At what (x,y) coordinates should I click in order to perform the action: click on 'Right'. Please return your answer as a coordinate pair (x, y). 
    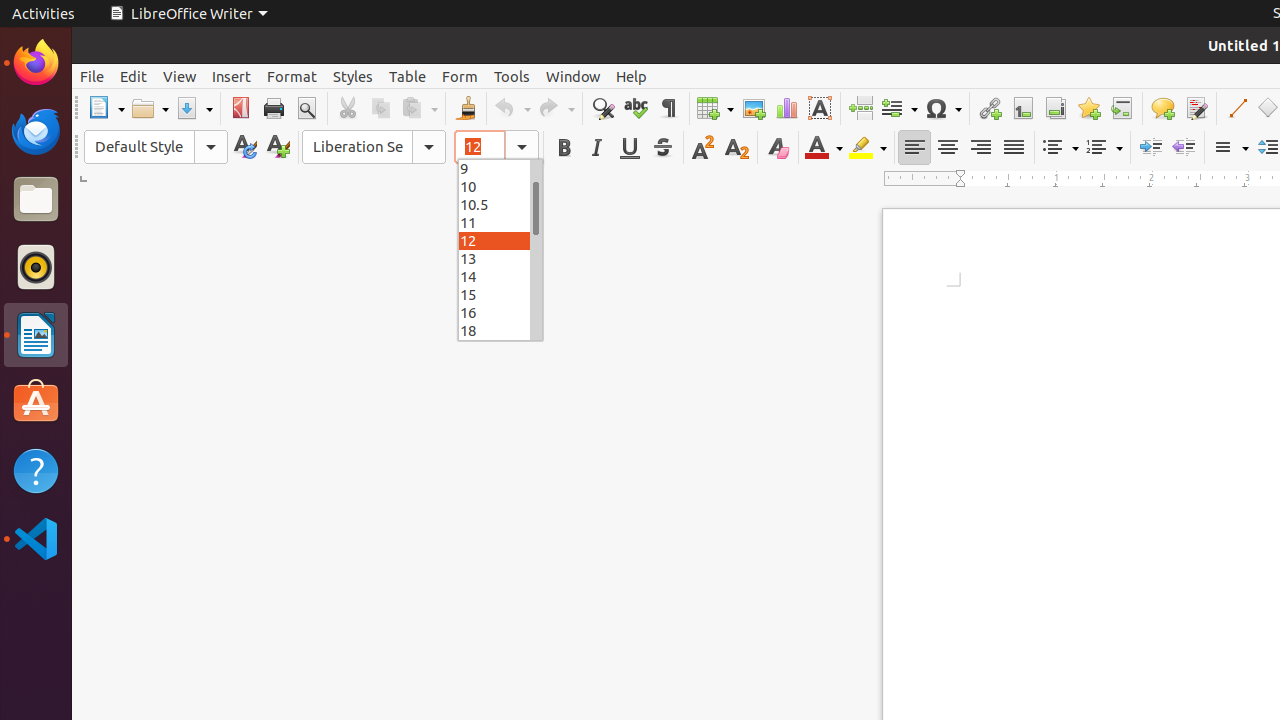
    Looking at the image, I should click on (980, 146).